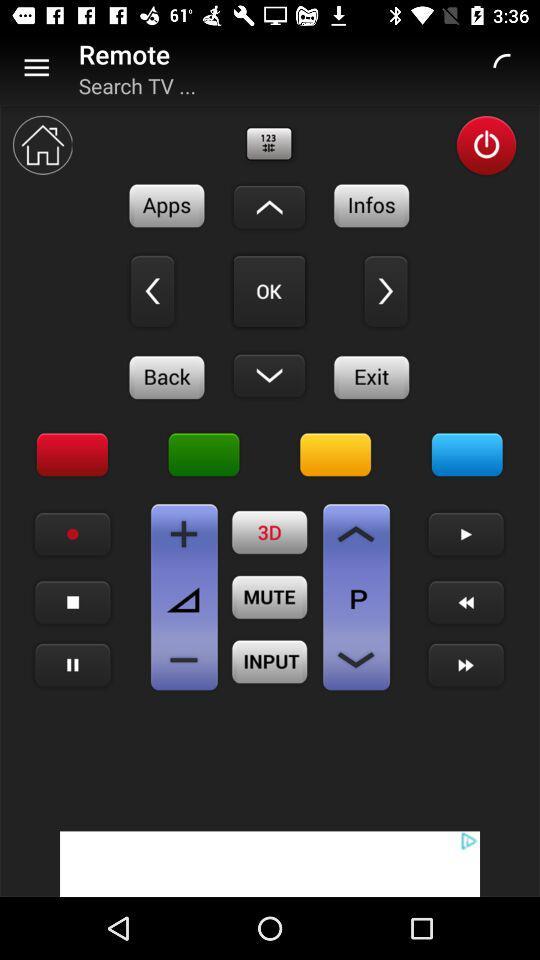  I want to click on go back, so click(166, 376).